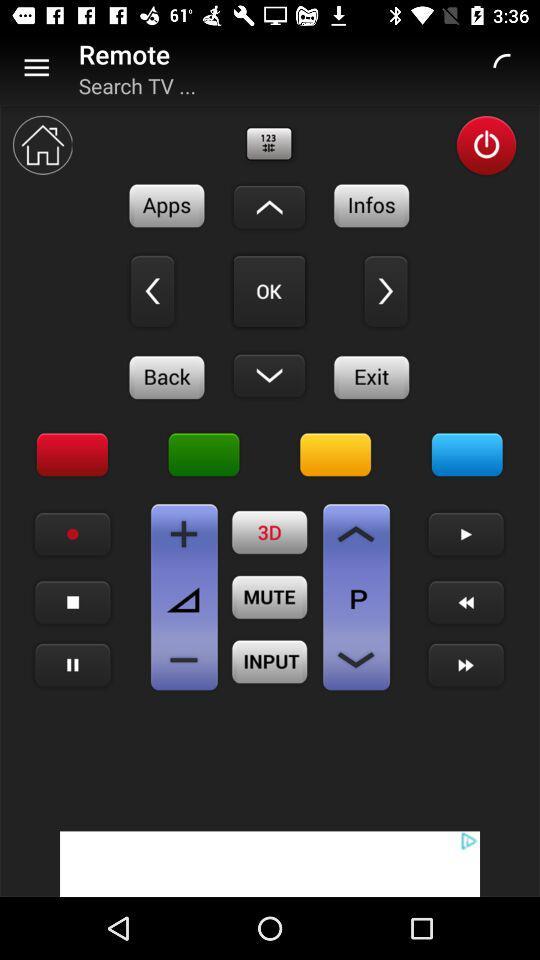  I want to click on go back, so click(166, 376).